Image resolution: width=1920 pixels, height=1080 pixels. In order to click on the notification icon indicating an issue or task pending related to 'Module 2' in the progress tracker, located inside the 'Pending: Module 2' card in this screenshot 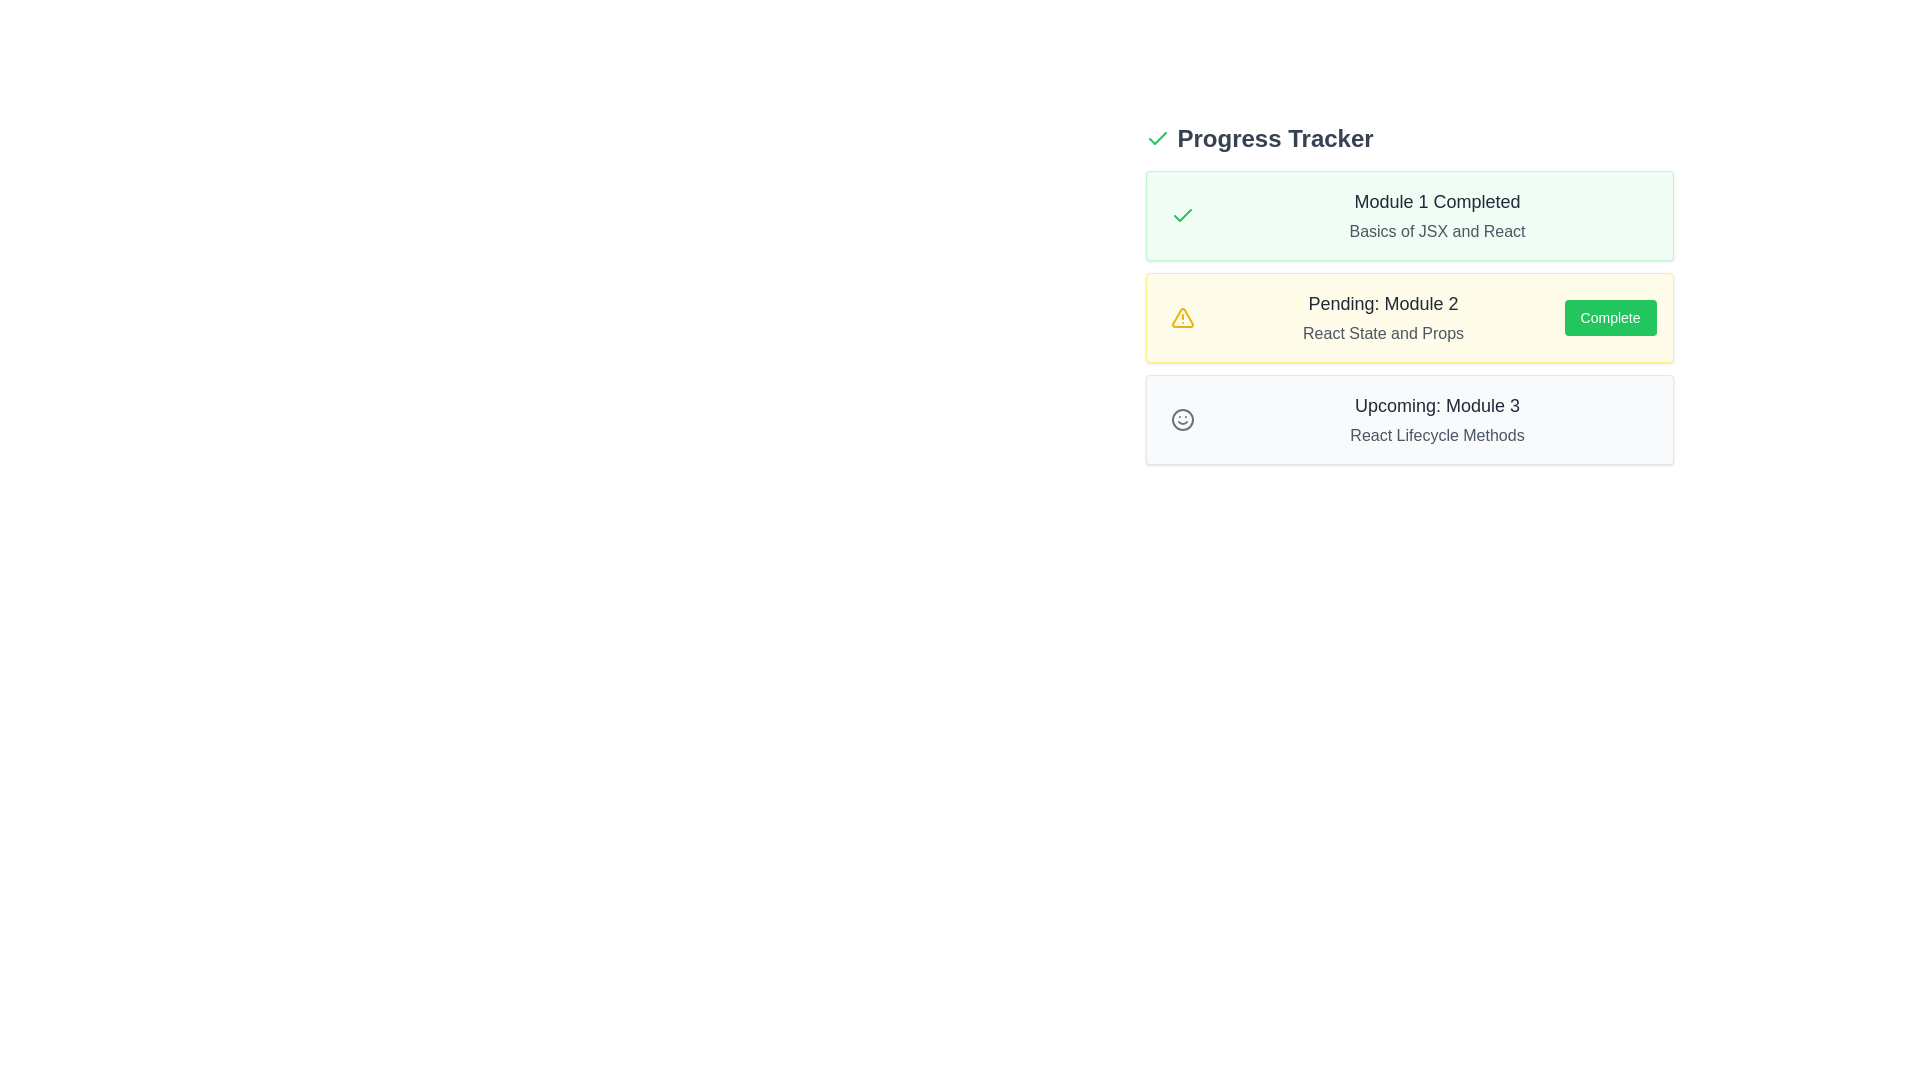, I will do `click(1182, 316)`.